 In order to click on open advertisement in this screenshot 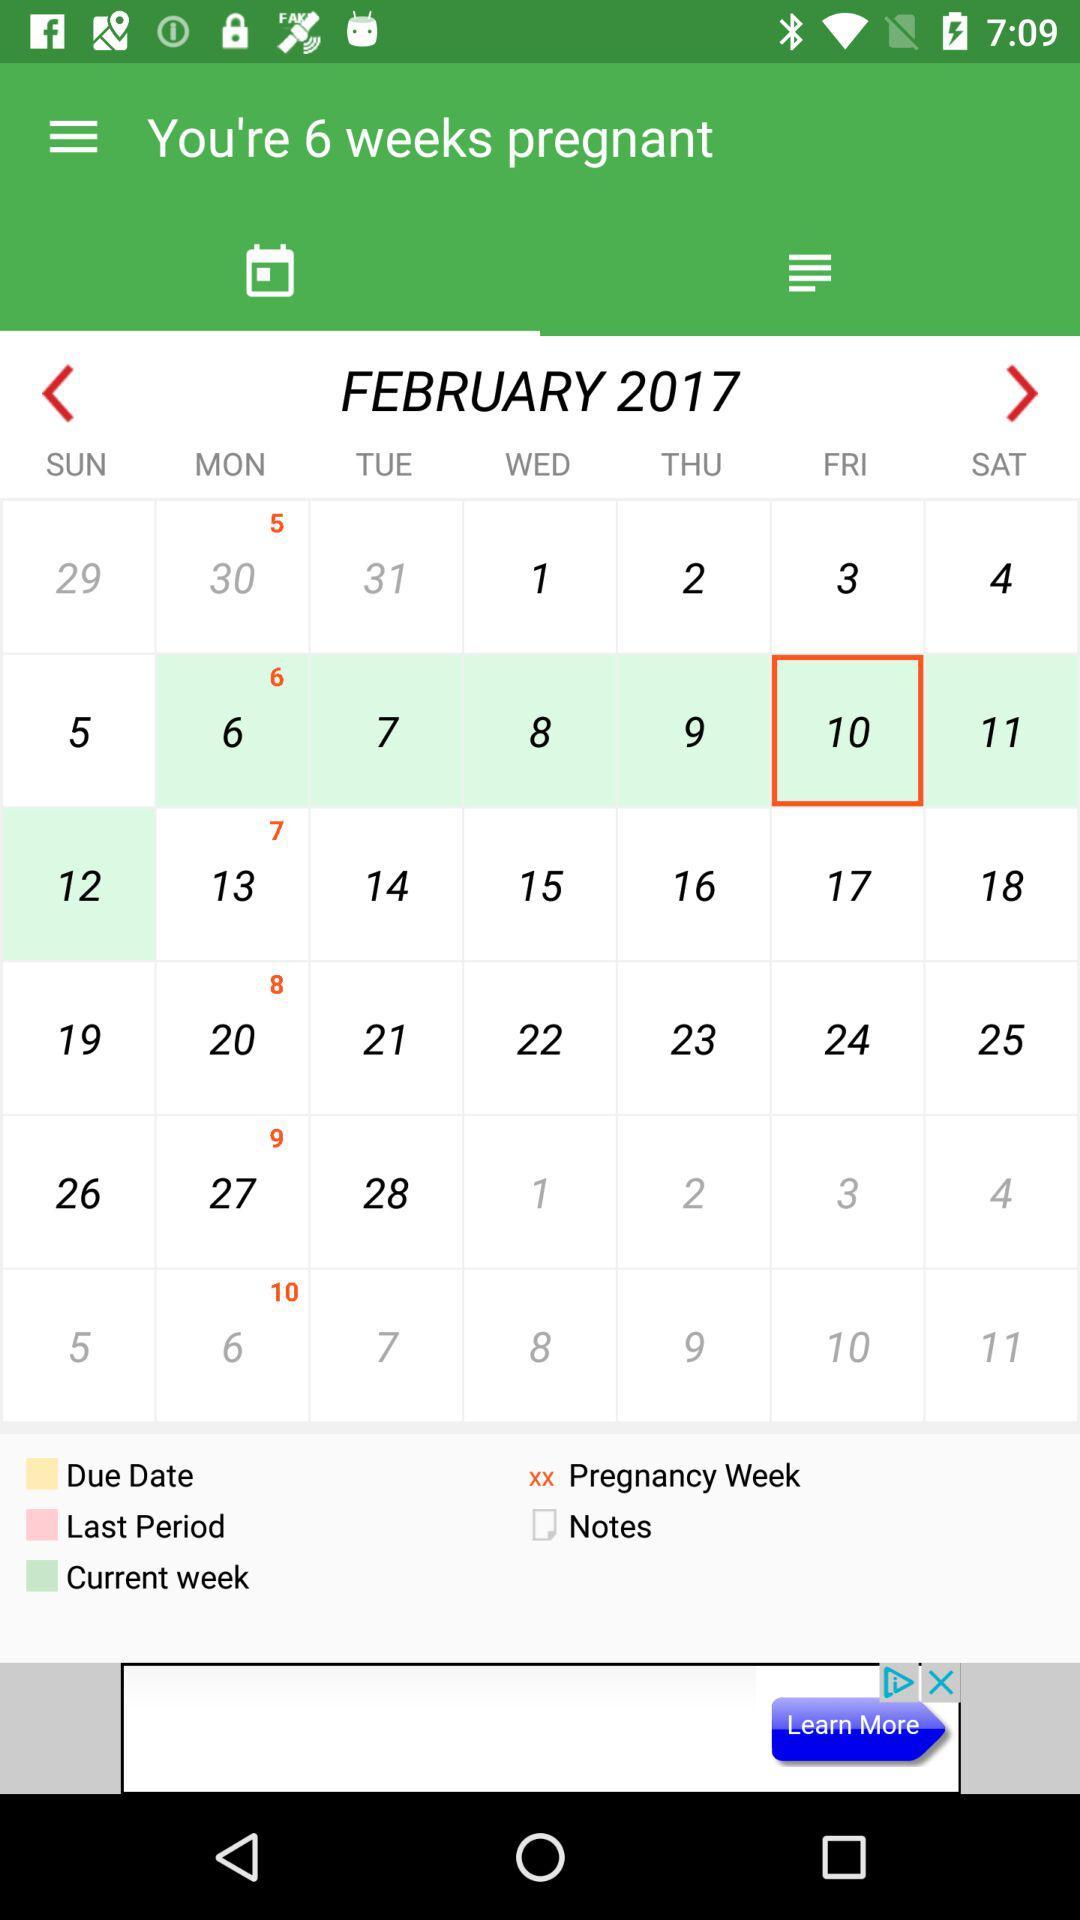, I will do `click(540, 1727)`.